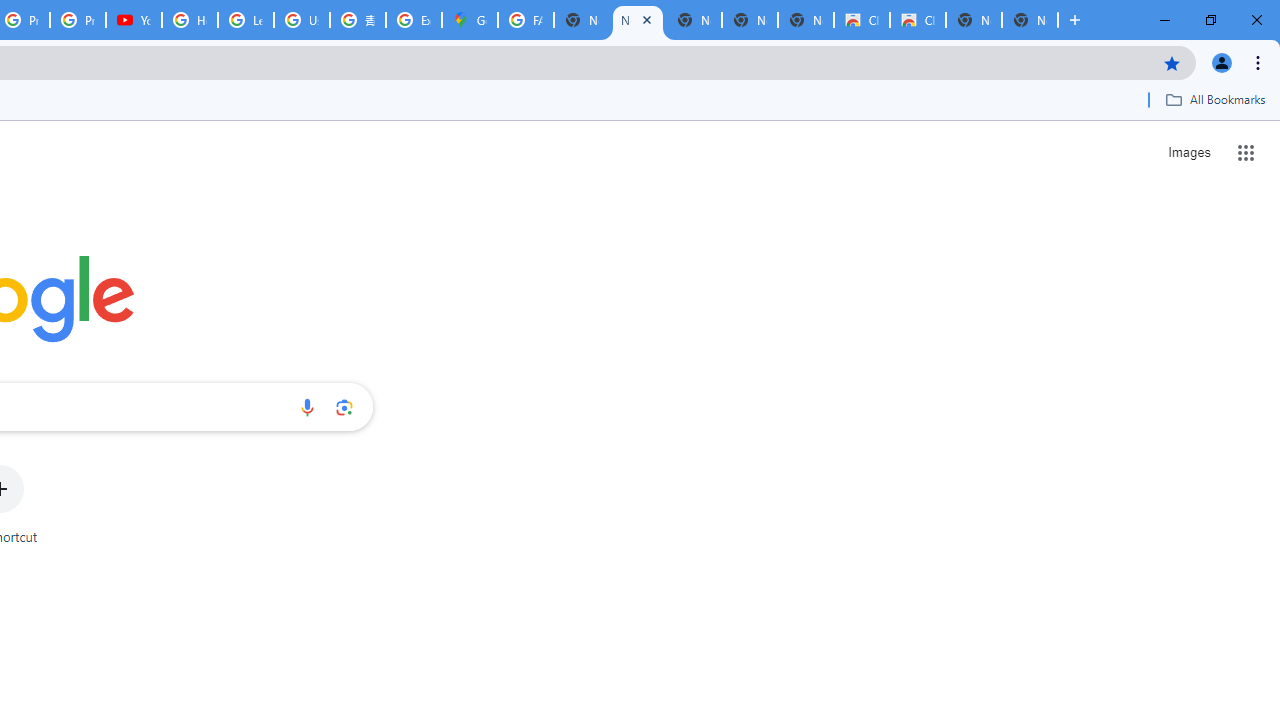 This screenshot has height=720, width=1280. I want to click on 'New Tab', so click(1030, 20).